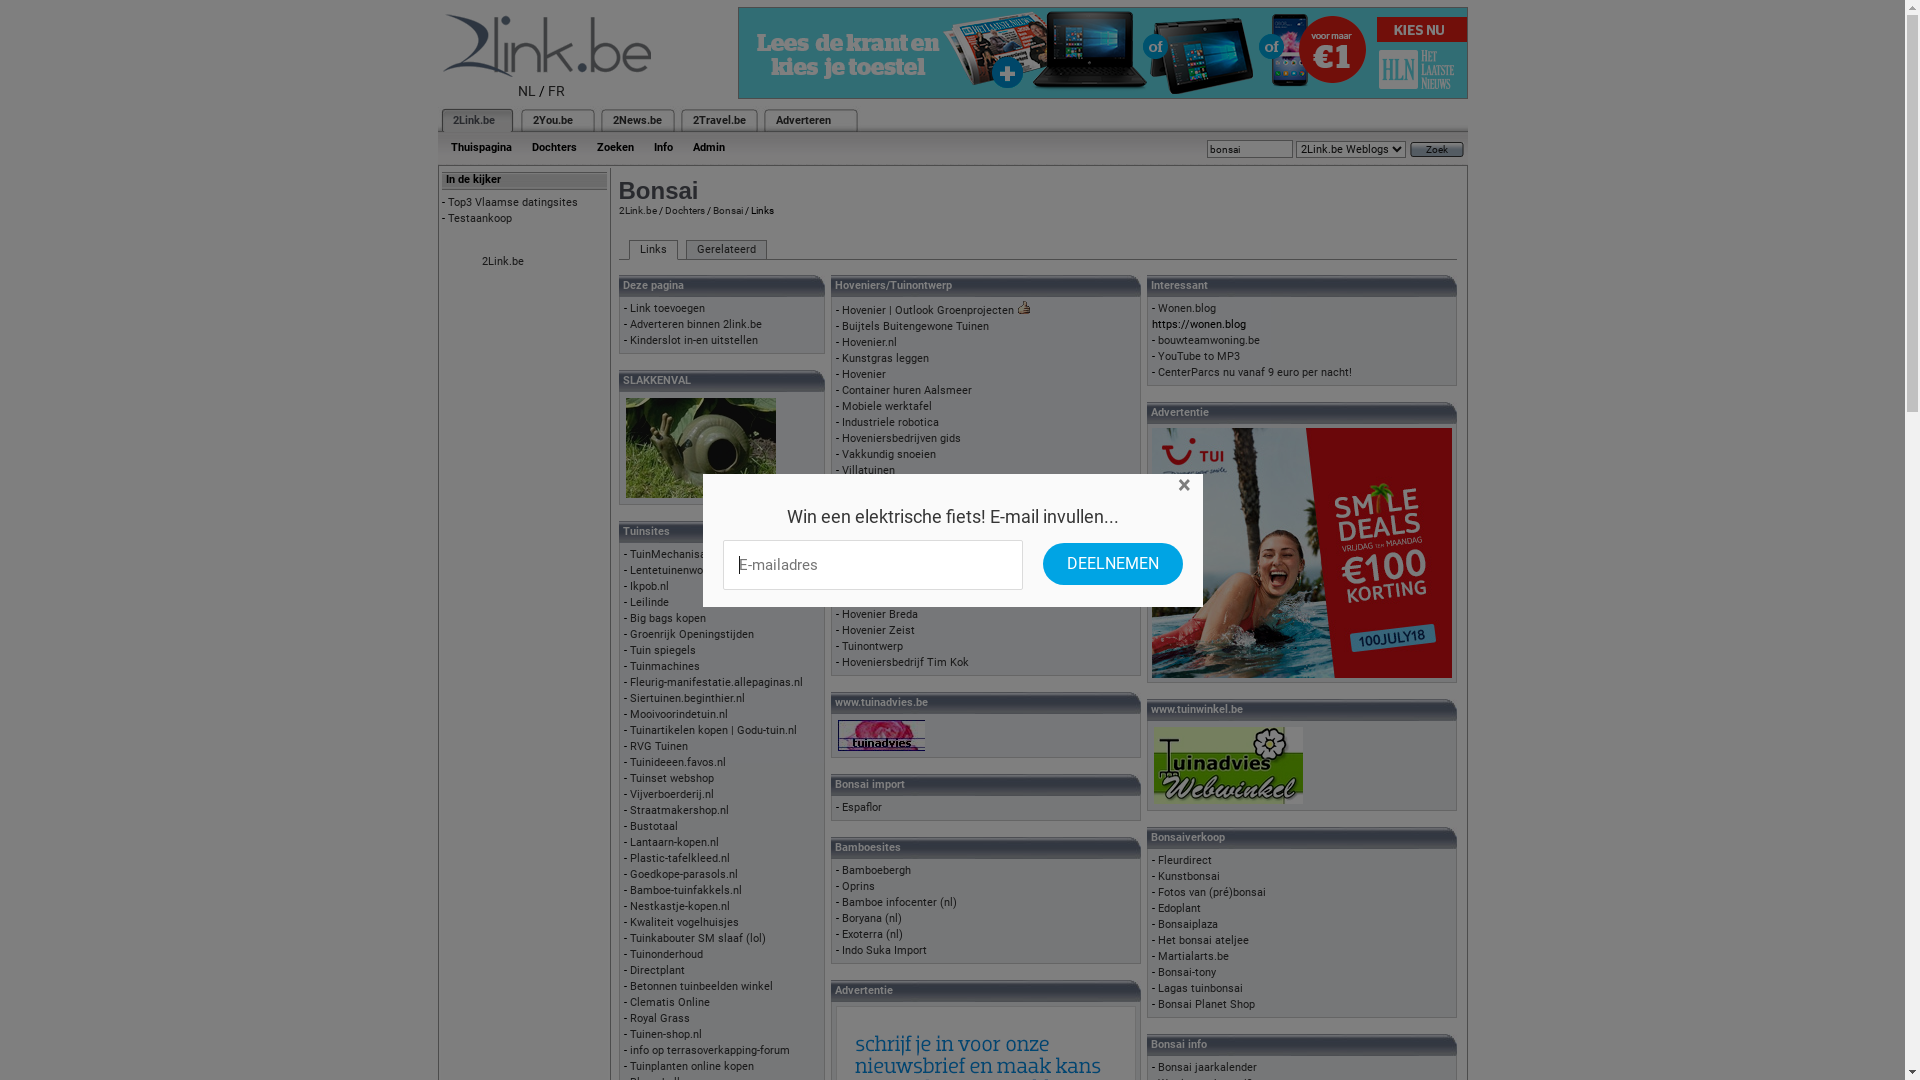 Image resolution: width=1920 pixels, height=1080 pixels. What do you see at coordinates (841, 437) in the screenshot?
I see `'Hoveniersbedrijven gids'` at bounding box center [841, 437].